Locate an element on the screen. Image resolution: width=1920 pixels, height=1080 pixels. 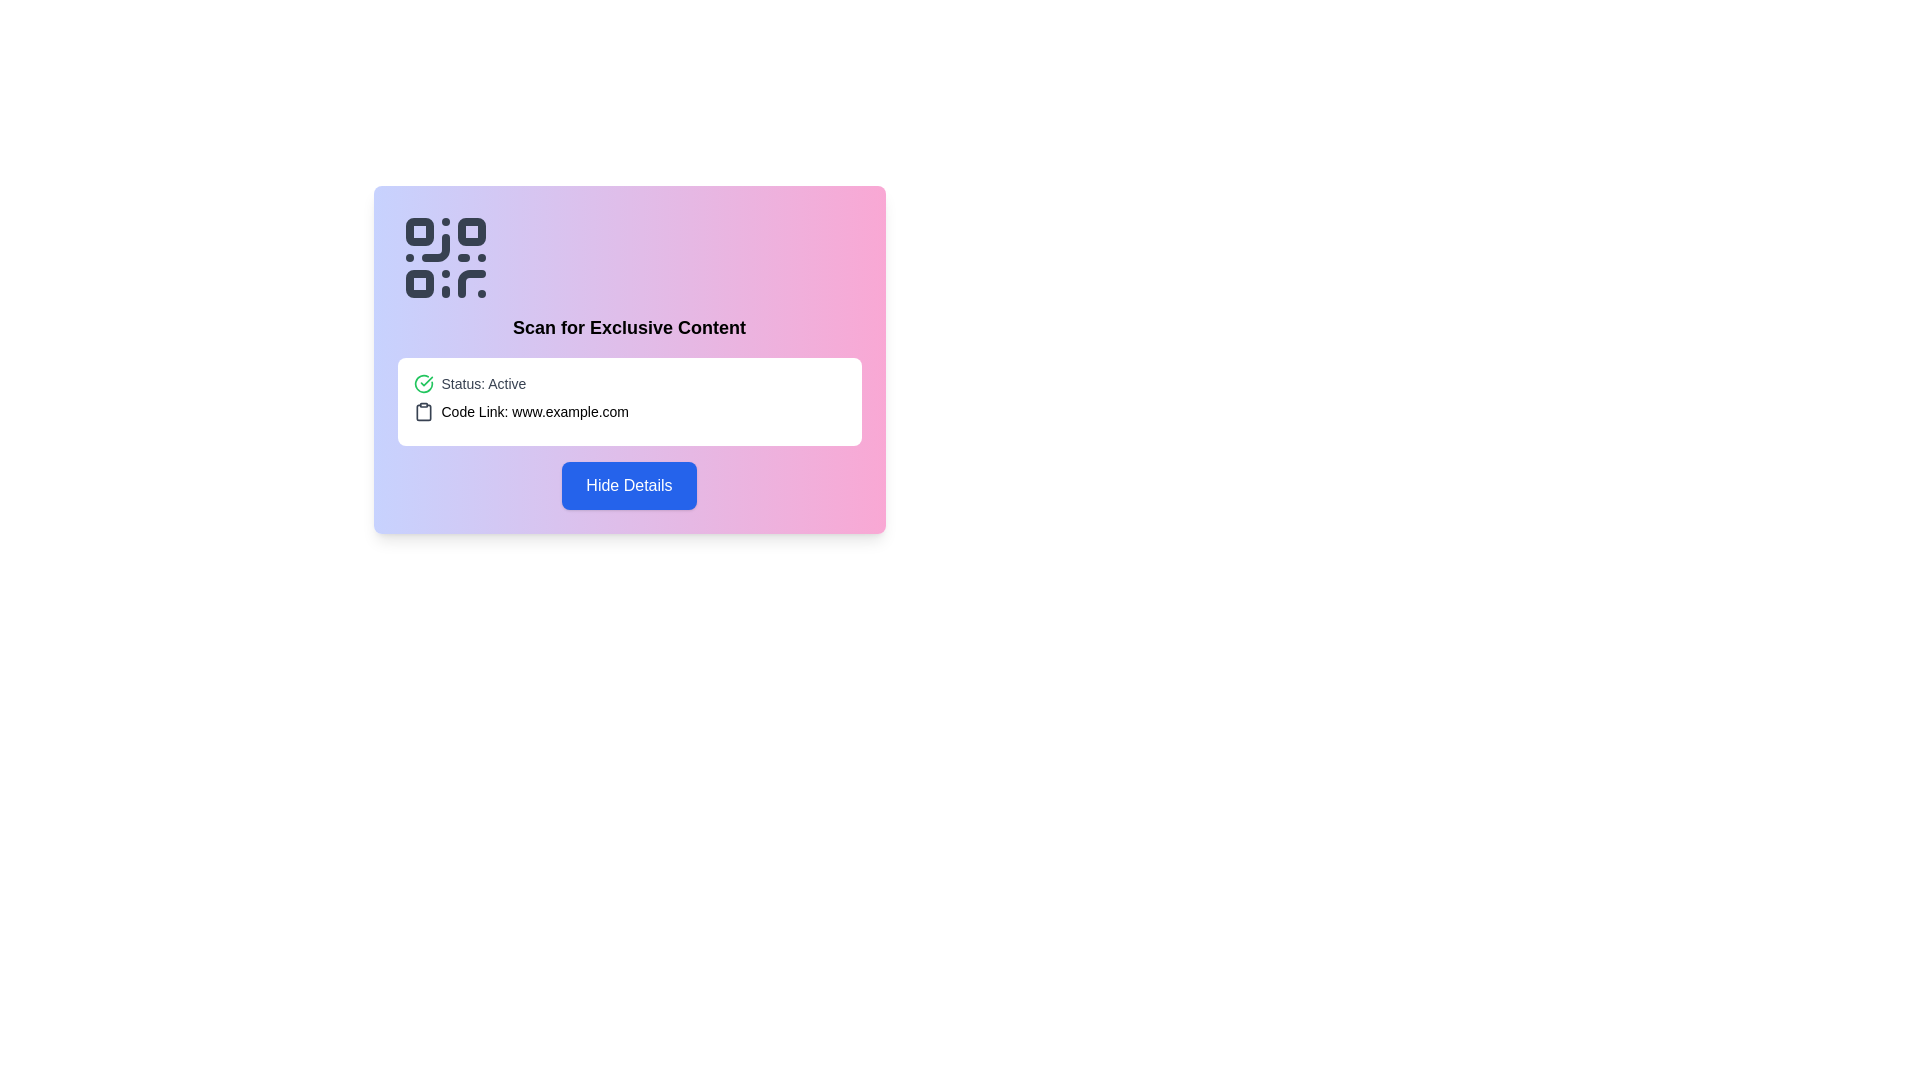
the Image (Styled QR Code) located at the top left corner of the gradient card layout, above the text 'Scan for Exclusive Content' is located at coordinates (444, 257).